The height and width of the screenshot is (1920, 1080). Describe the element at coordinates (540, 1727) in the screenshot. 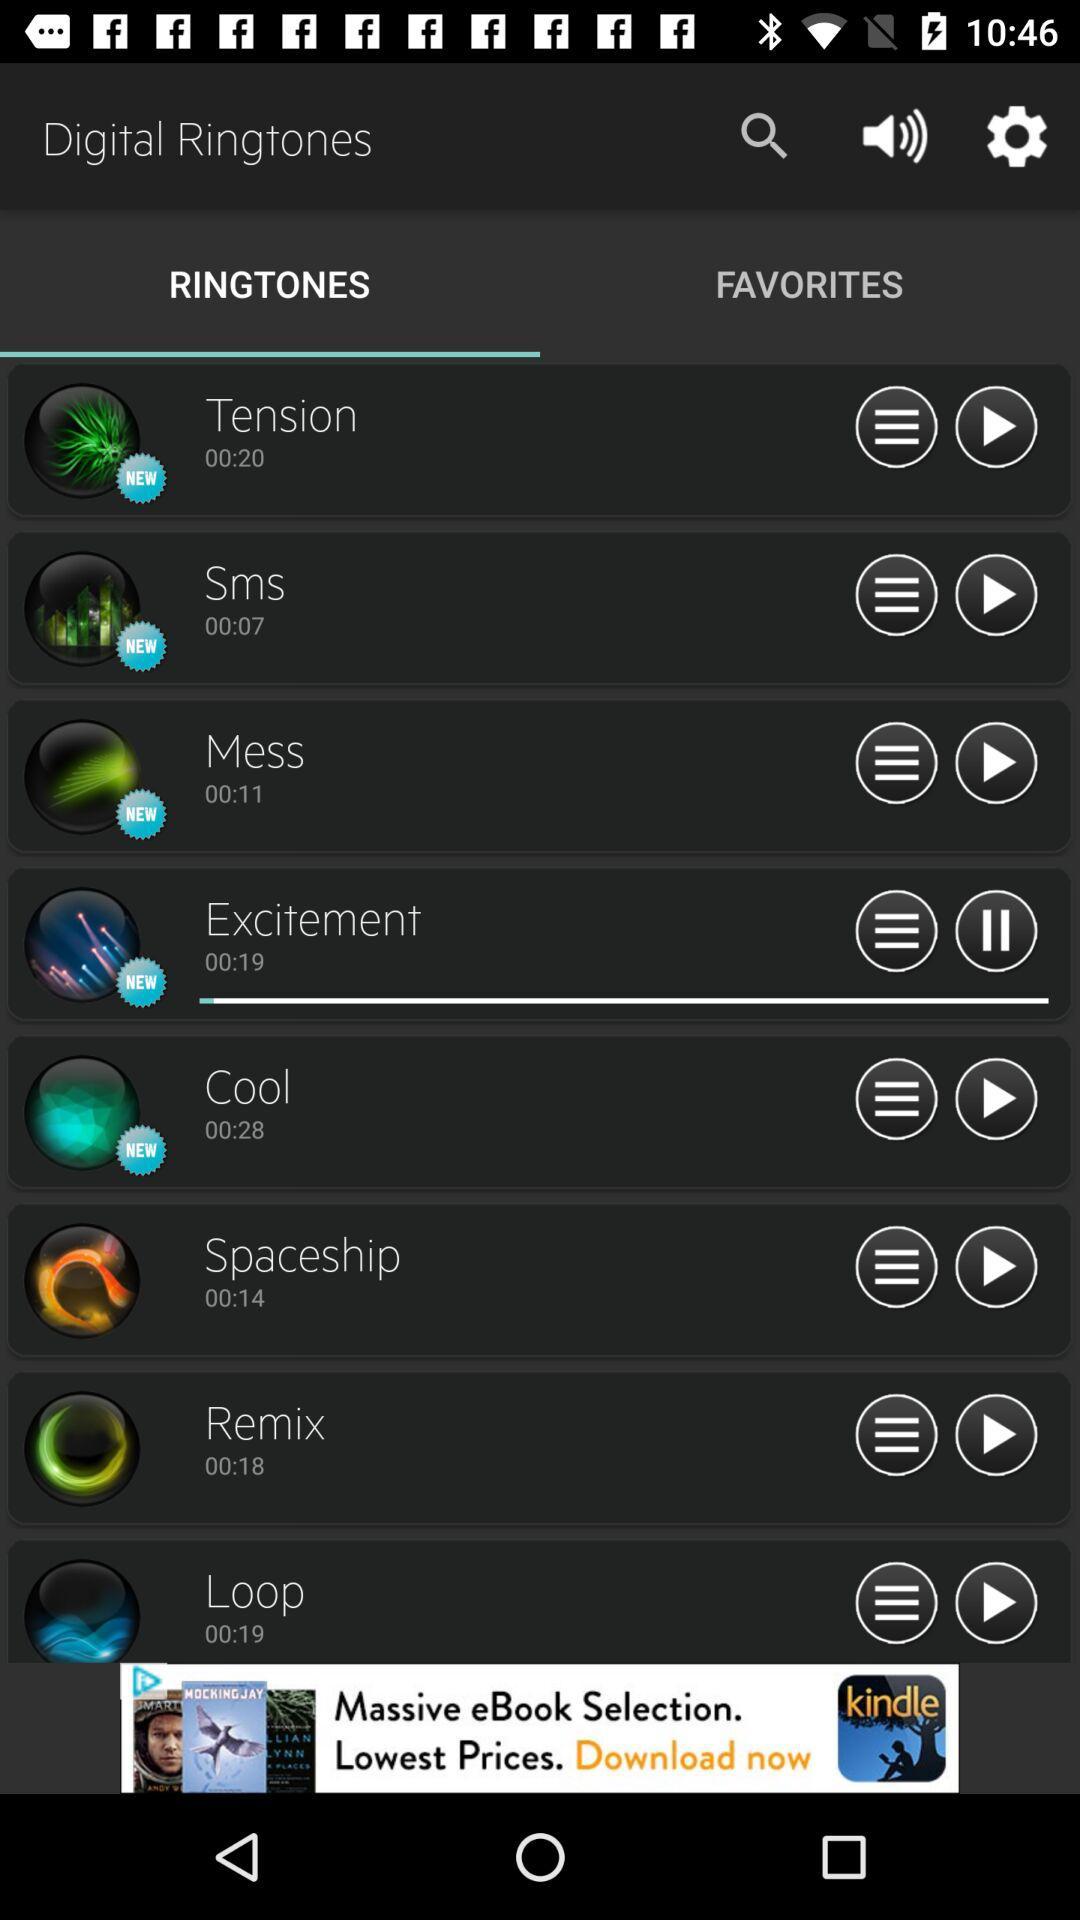

I see `advatisment` at that location.